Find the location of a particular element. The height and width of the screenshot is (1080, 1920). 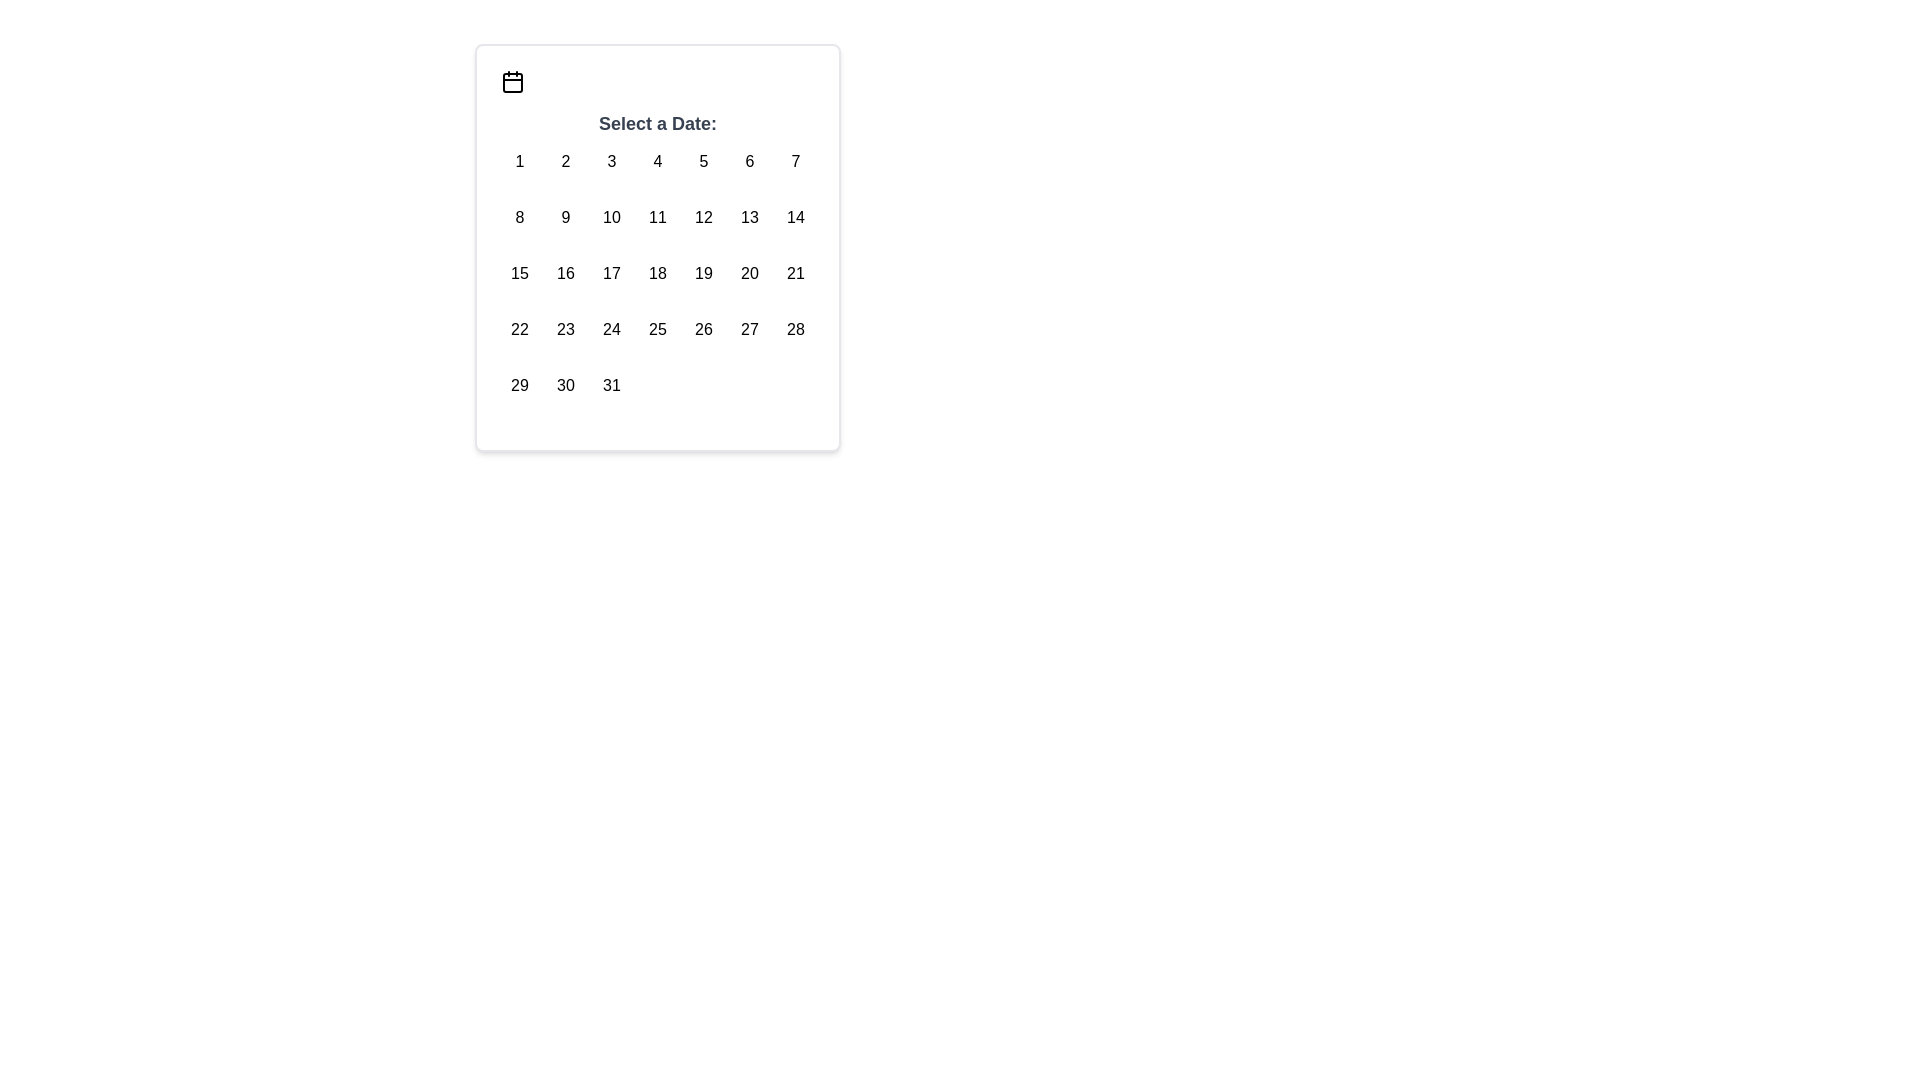

the button representing the date '25' in the calendar UI is located at coordinates (657, 329).